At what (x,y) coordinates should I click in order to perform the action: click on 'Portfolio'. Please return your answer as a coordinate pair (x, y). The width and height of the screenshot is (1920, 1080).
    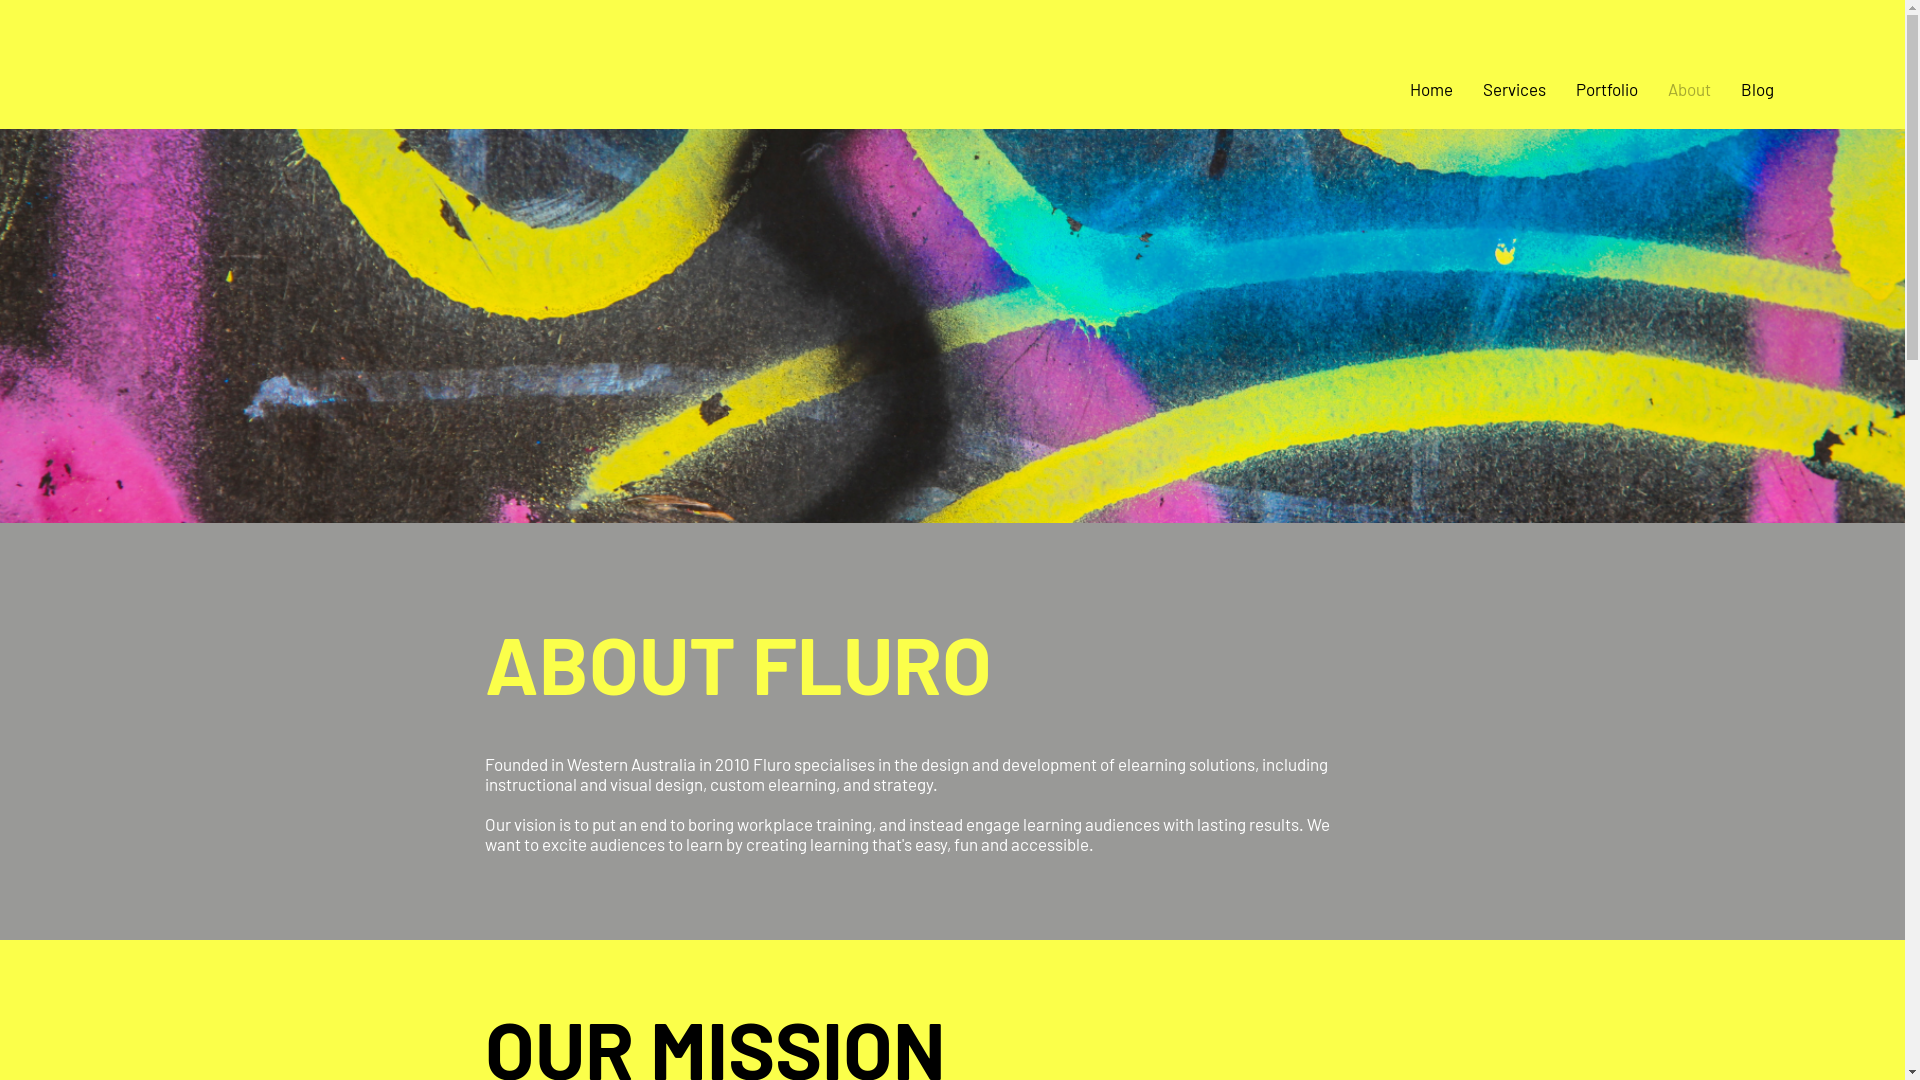
    Looking at the image, I should click on (1559, 87).